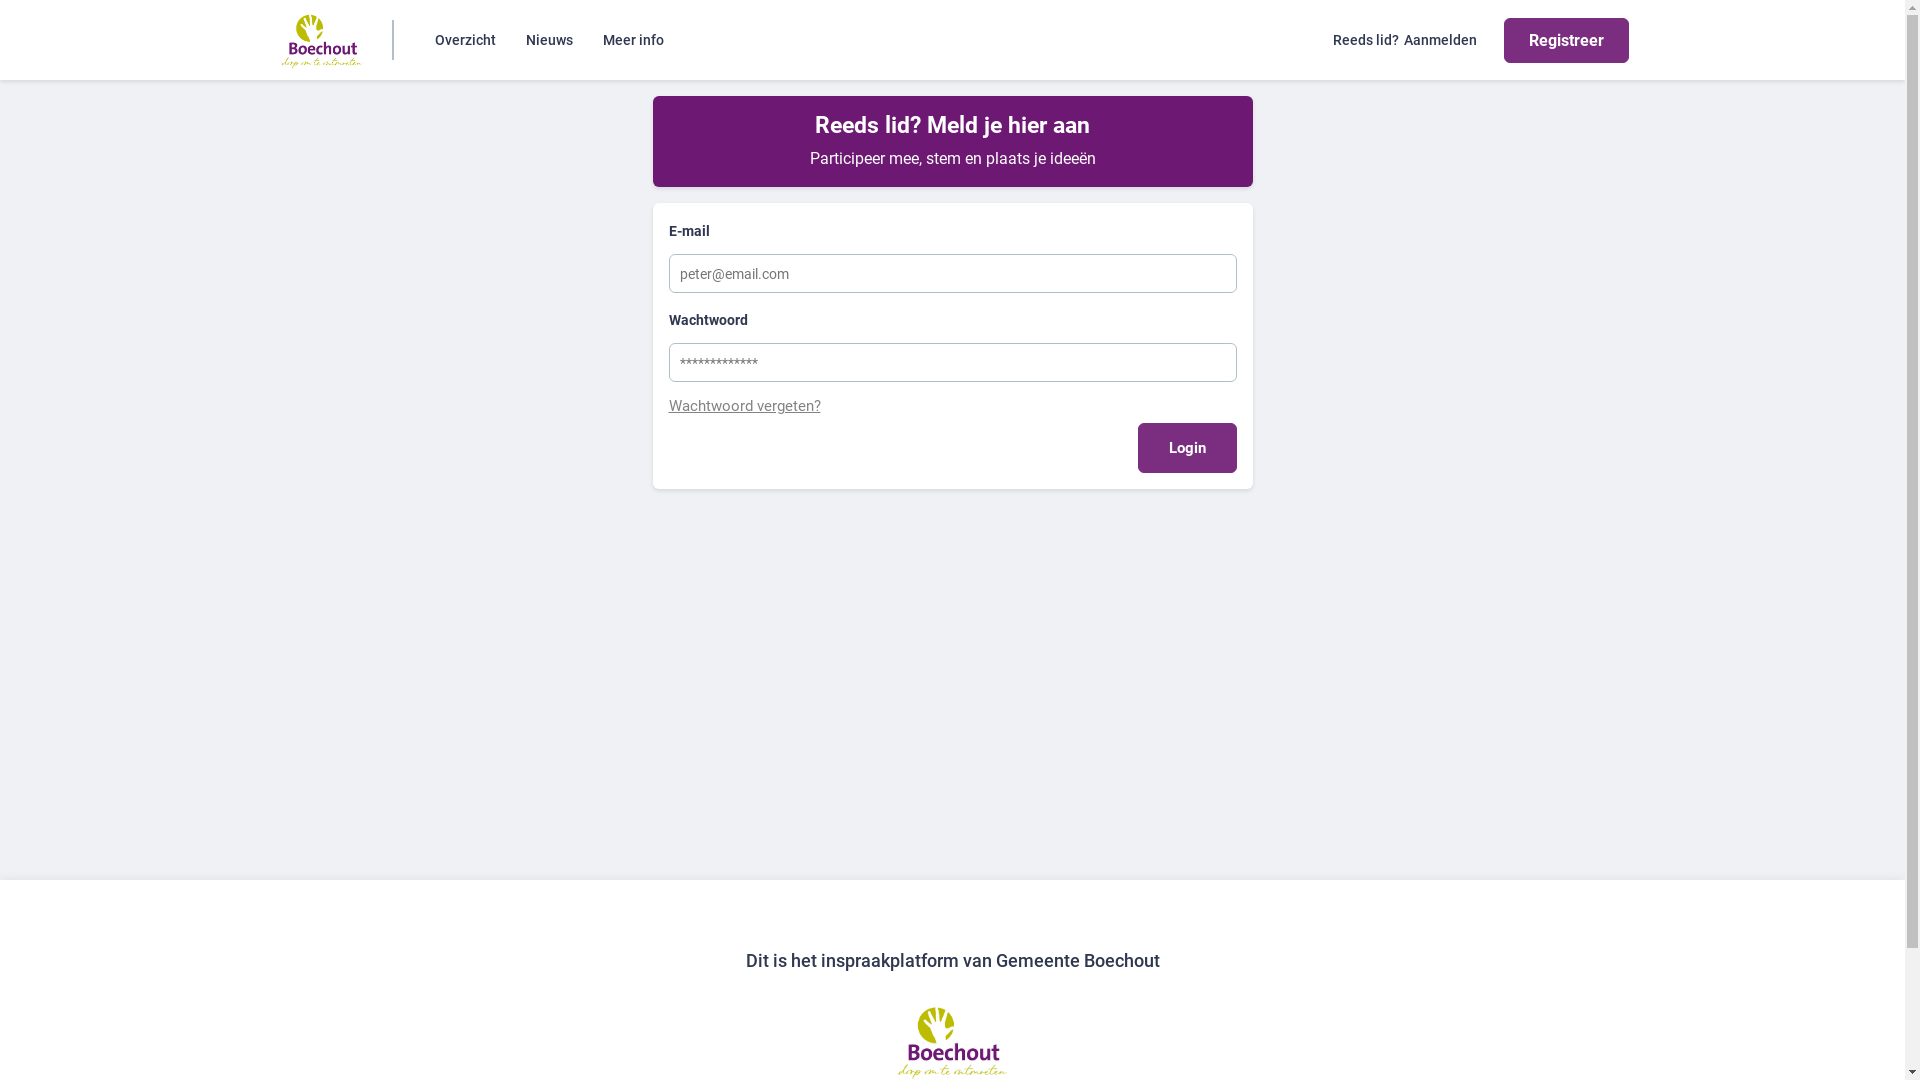  I want to click on 'Login', so click(1187, 446).